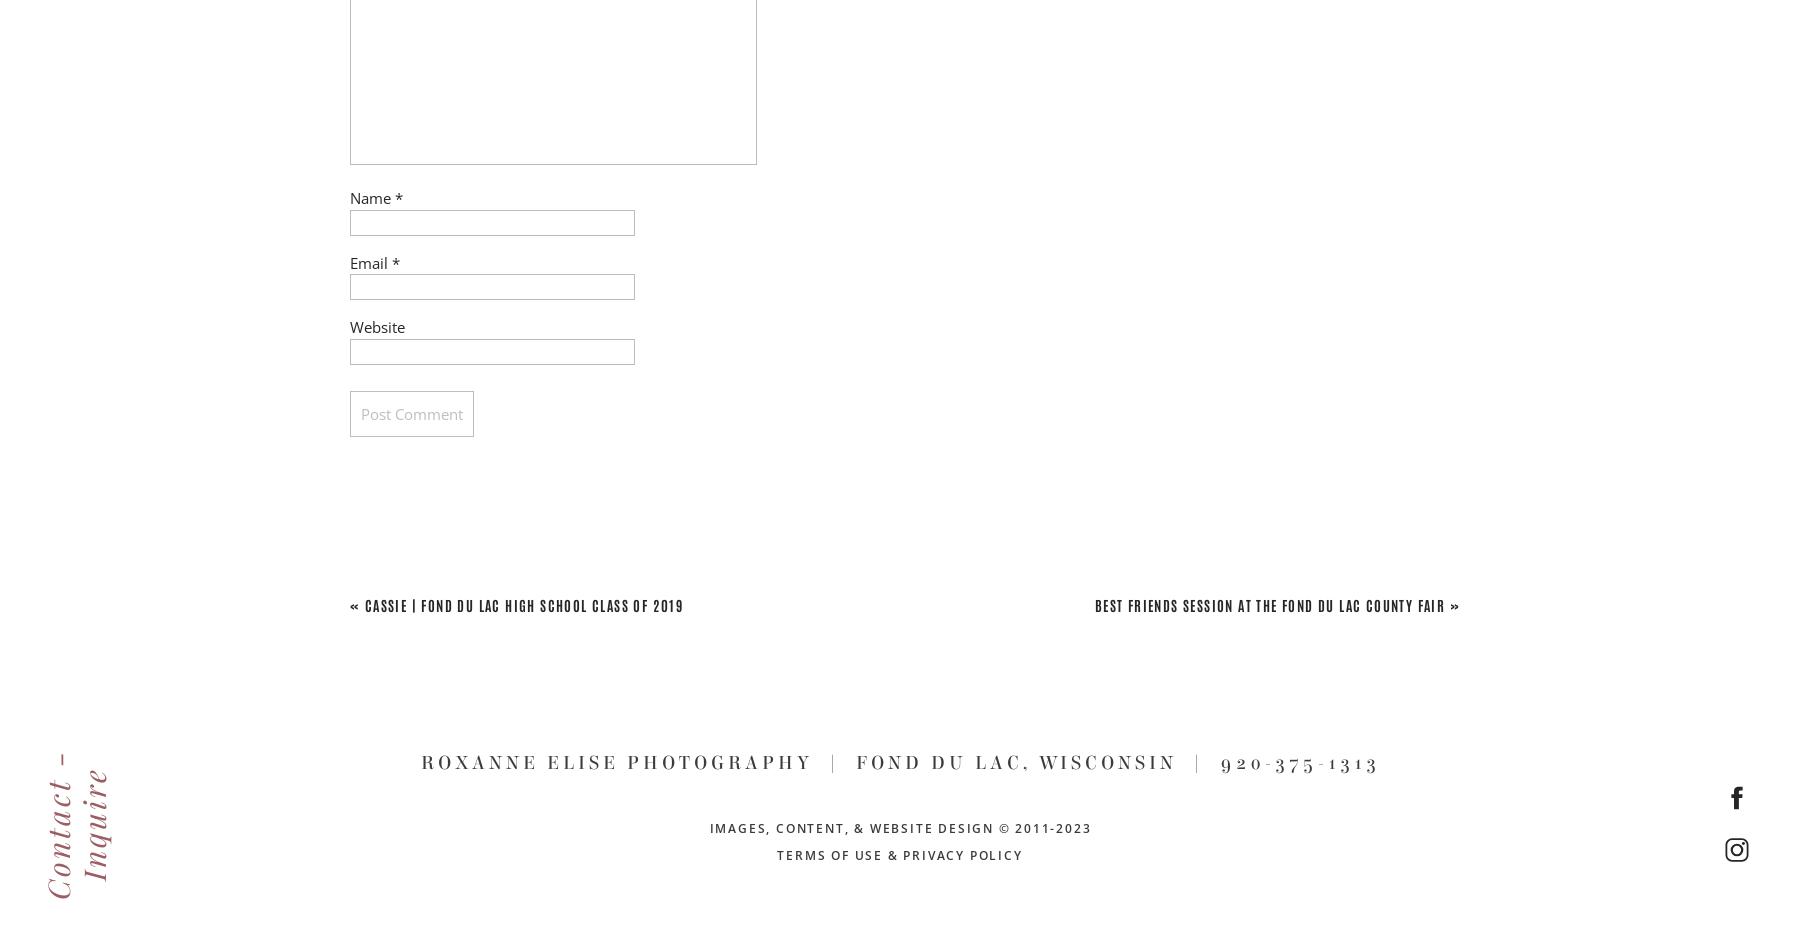 Image resolution: width=1800 pixels, height=949 pixels. Describe the element at coordinates (900, 827) in the screenshot. I see `'Images, content, & website design © 2011-2023'` at that location.